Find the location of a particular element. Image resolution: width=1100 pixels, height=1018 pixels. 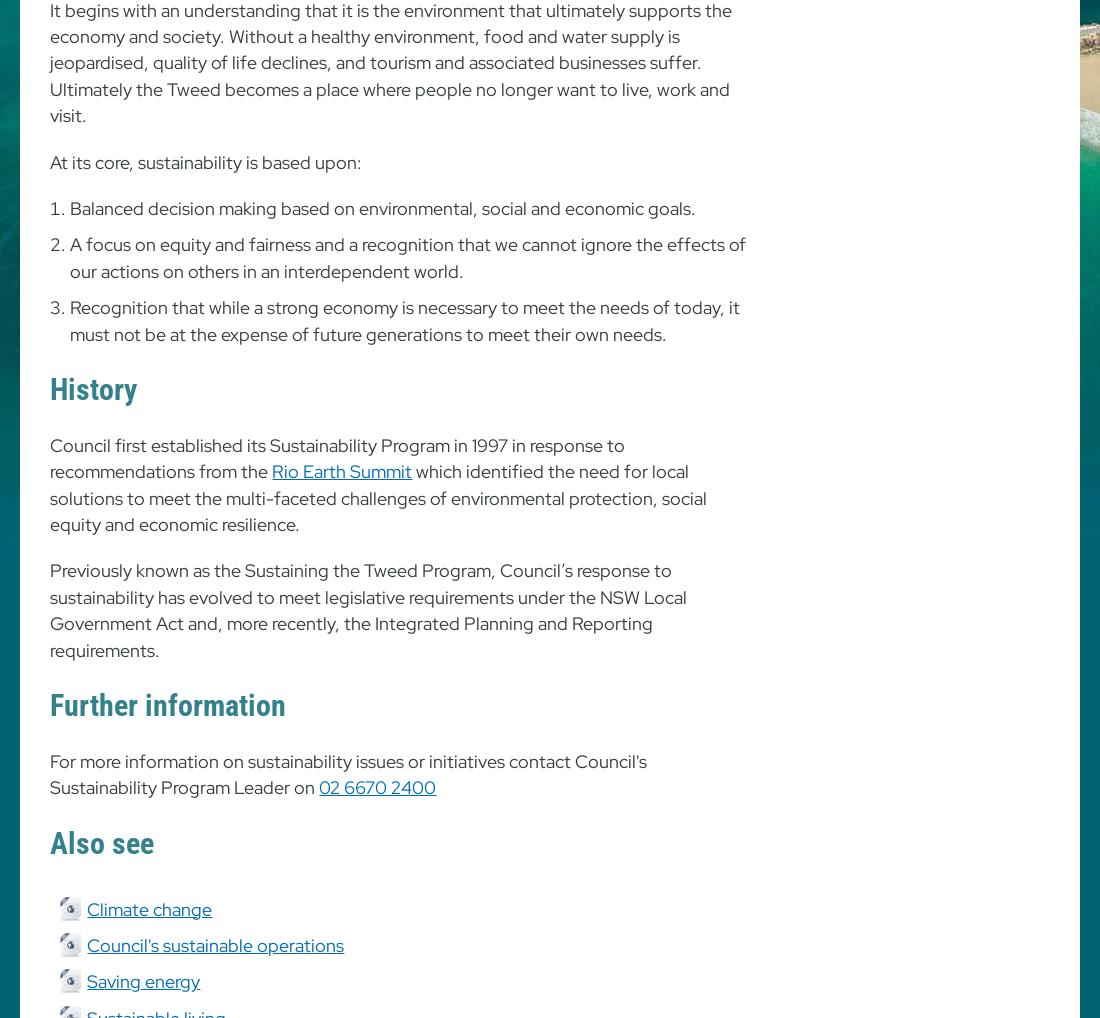

'Recognition that while a strong economy is necessary to meet the needs of today, it must not be at the expense of future generations to meet their own needs.' is located at coordinates (405, 319).